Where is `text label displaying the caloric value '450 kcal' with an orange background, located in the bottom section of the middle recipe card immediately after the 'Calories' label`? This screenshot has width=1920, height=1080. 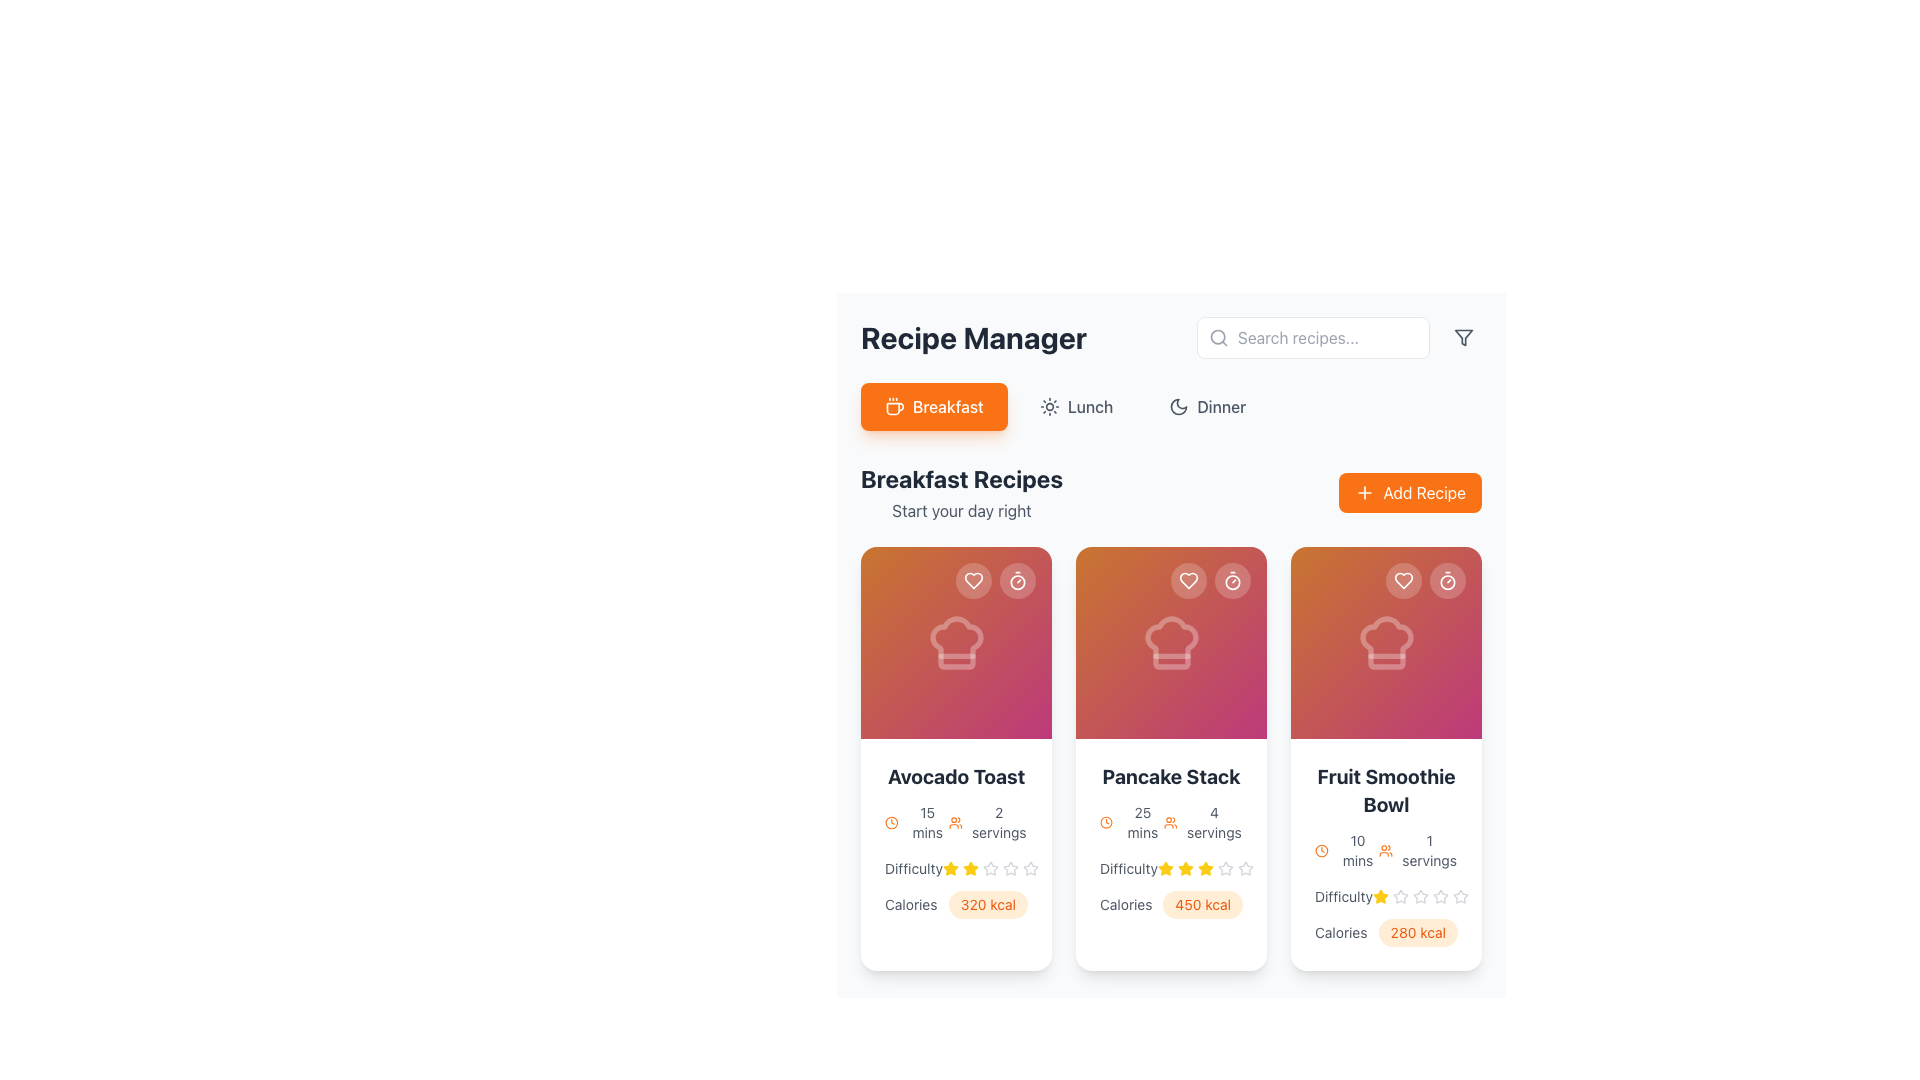 text label displaying the caloric value '450 kcal' with an orange background, located in the bottom section of the middle recipe card immediately after the 'Calories' label is located at coordinates (1171, 887).